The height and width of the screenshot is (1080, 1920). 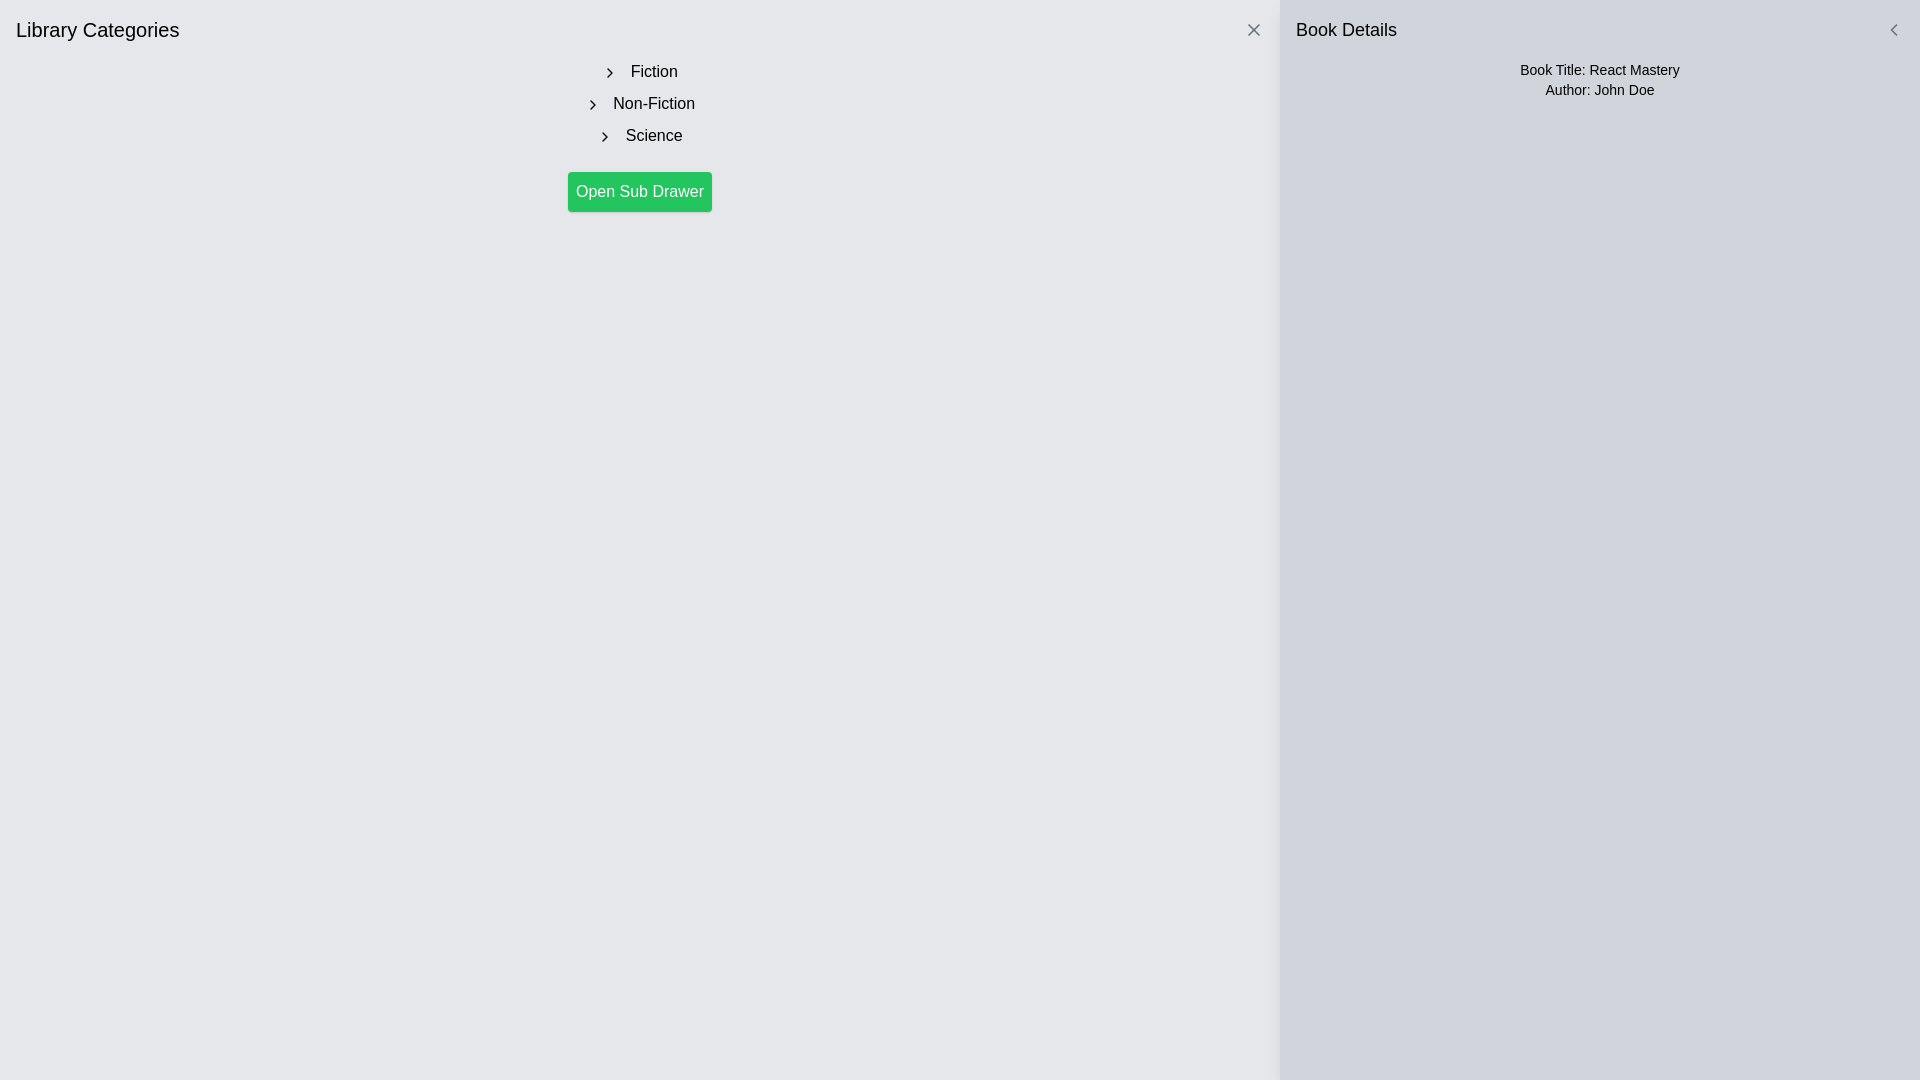 What do you see at coordinates (1893, 30) in the screenshot?
I see `the left-pointing chevron icon representing the back arrow in the top-right corner of the page` at bounding box center [1893, 30].